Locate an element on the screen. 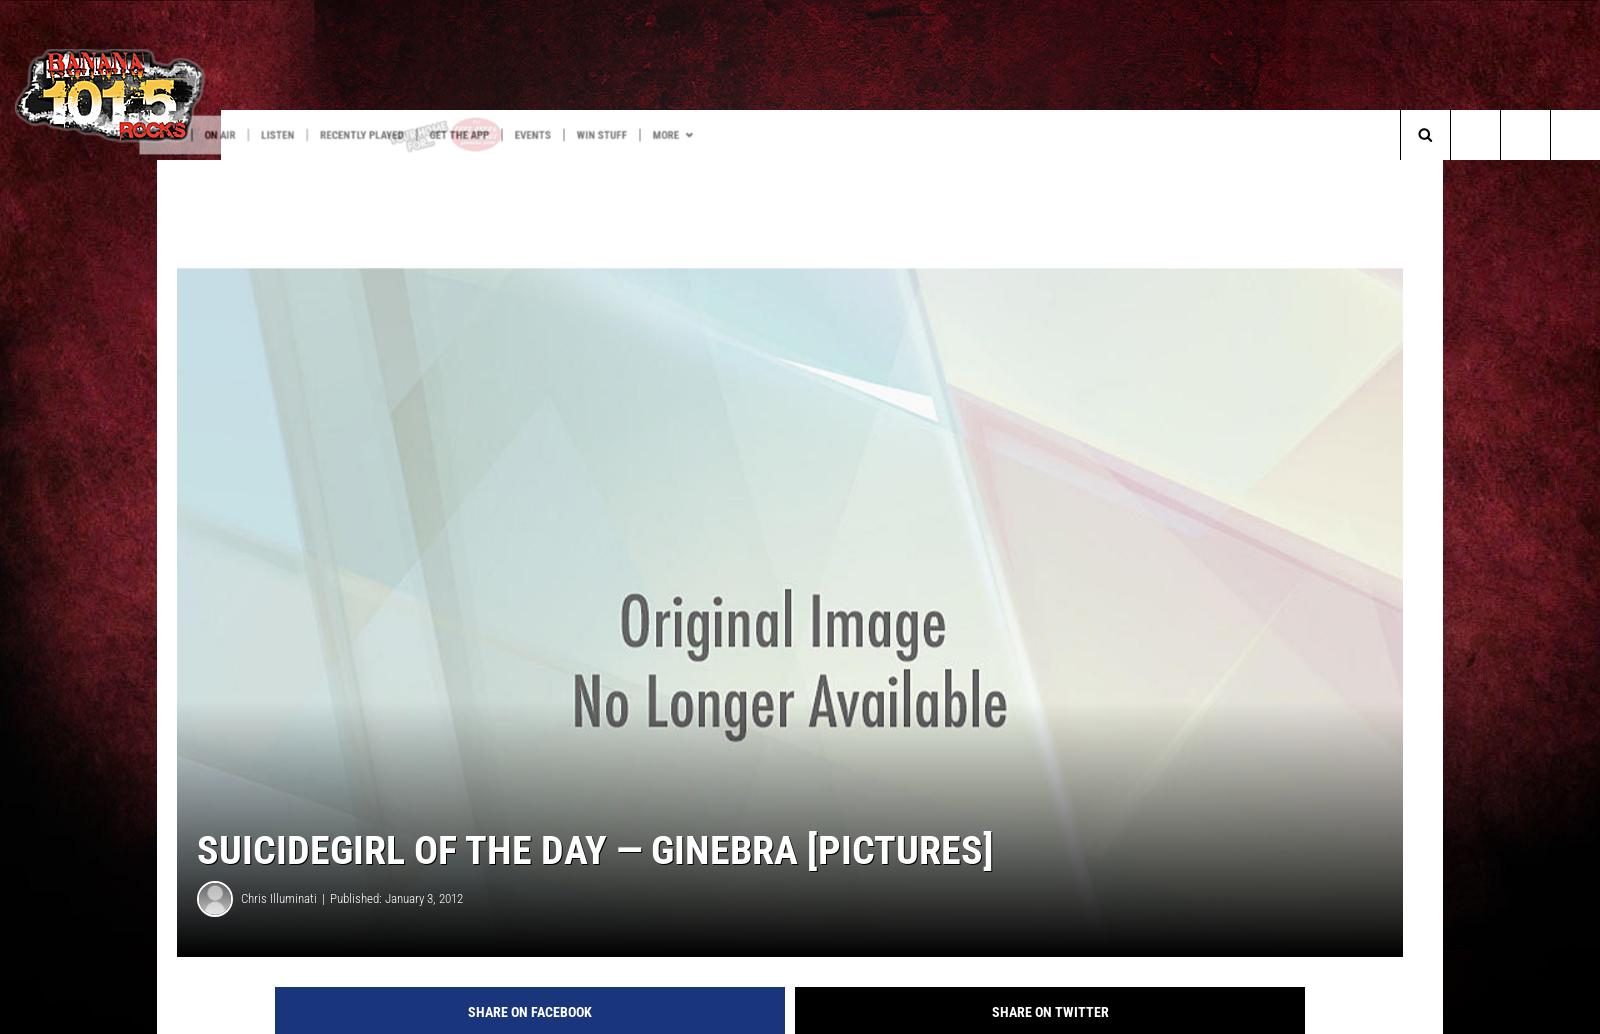 This screenshot has height=1034, width=1600. 'Win Stuff' is located at coordinates (784, 135).